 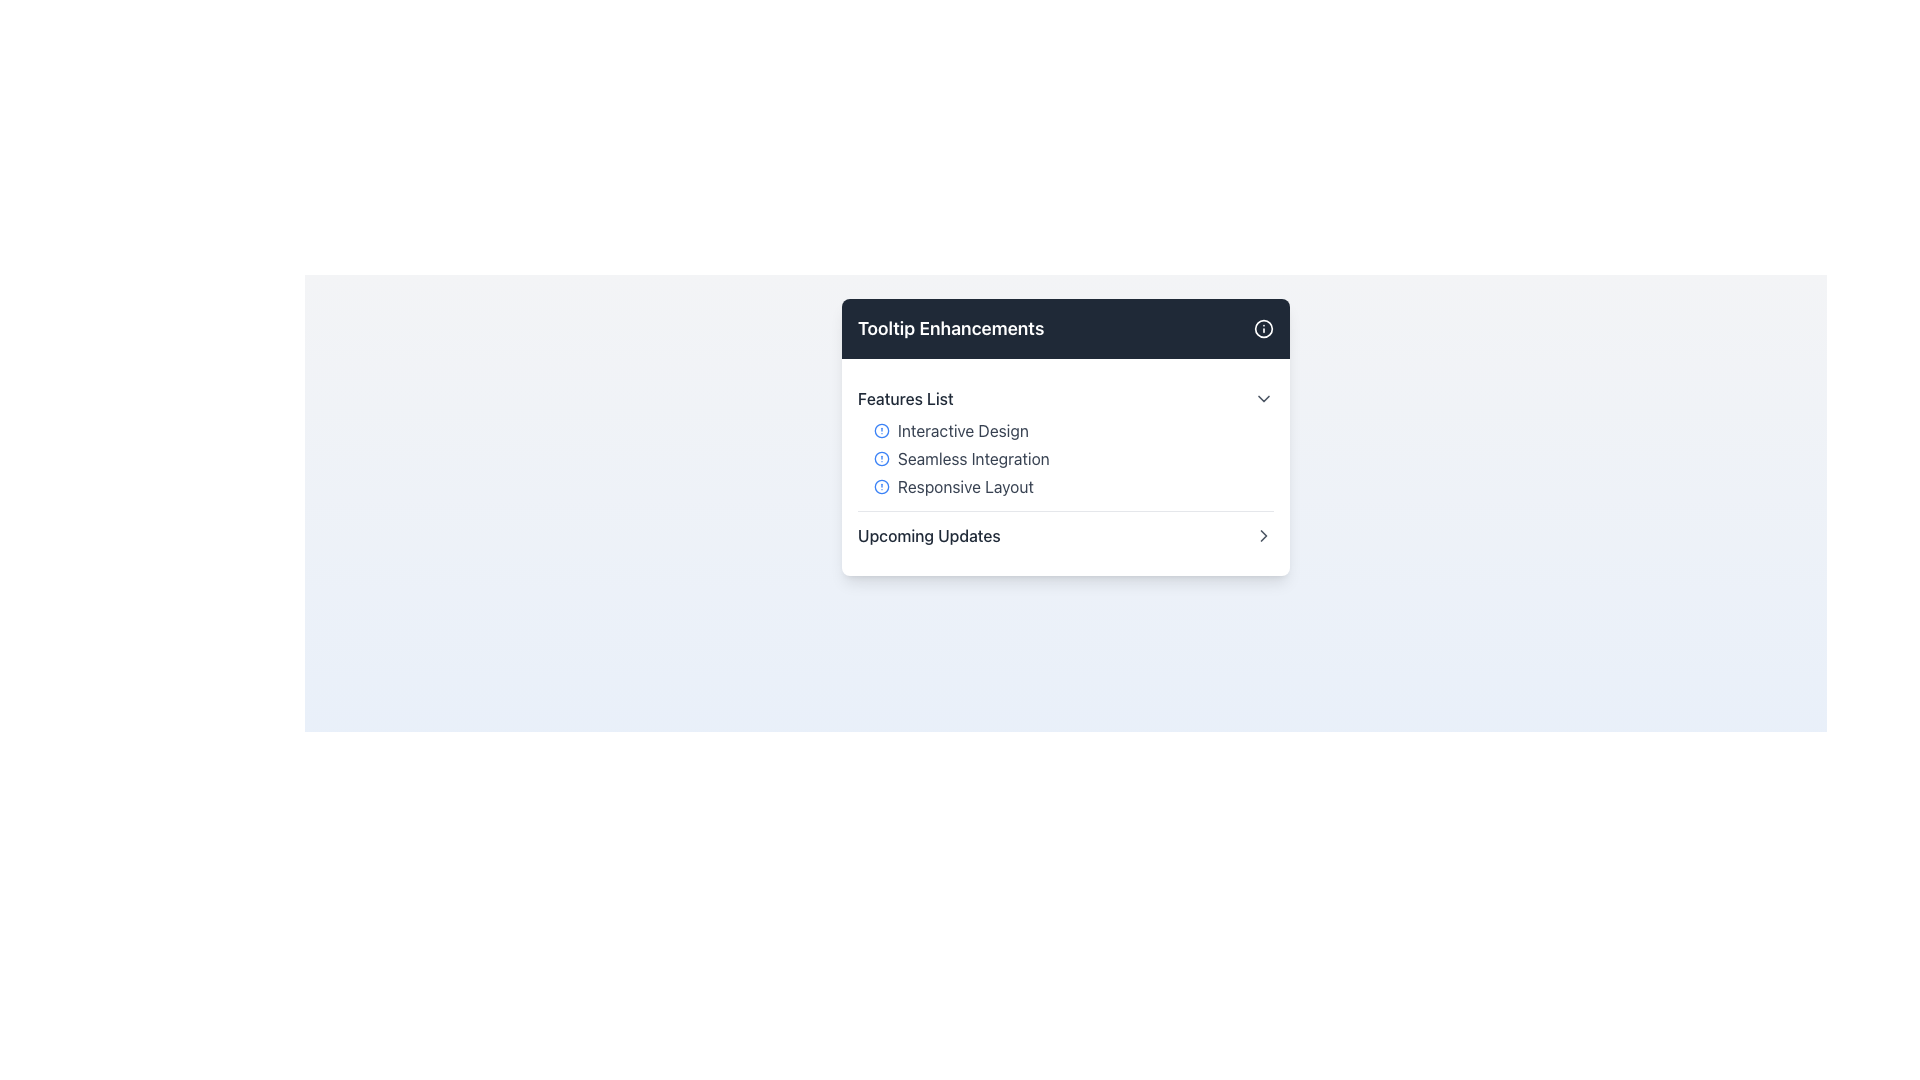 I want to click on the small circular blue icon with a hollow center located next to the text 'Interactive Design' in the 'Features List', so click(x=881, y=430).